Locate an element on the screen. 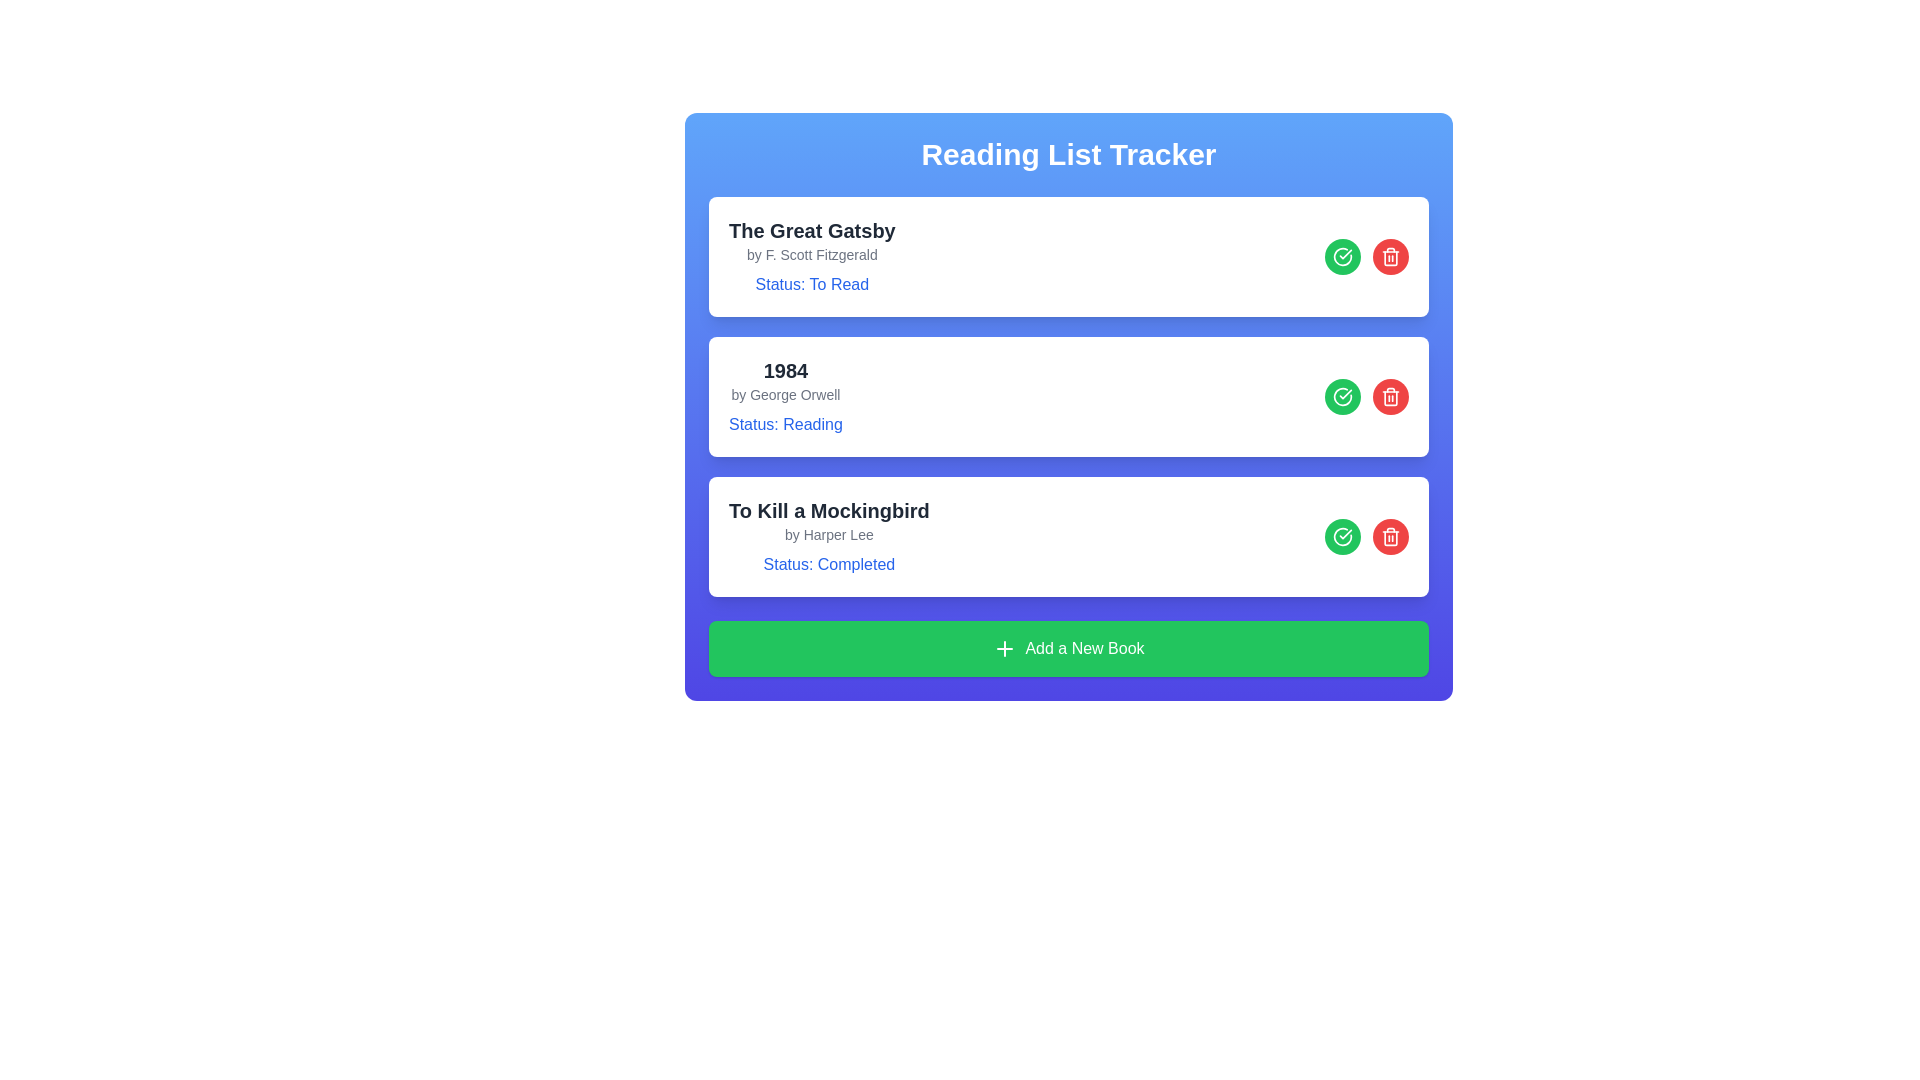  the horizontally wide green button labeled 'Add a New Book' with a plus icon is located at coordinates (1068, 648).